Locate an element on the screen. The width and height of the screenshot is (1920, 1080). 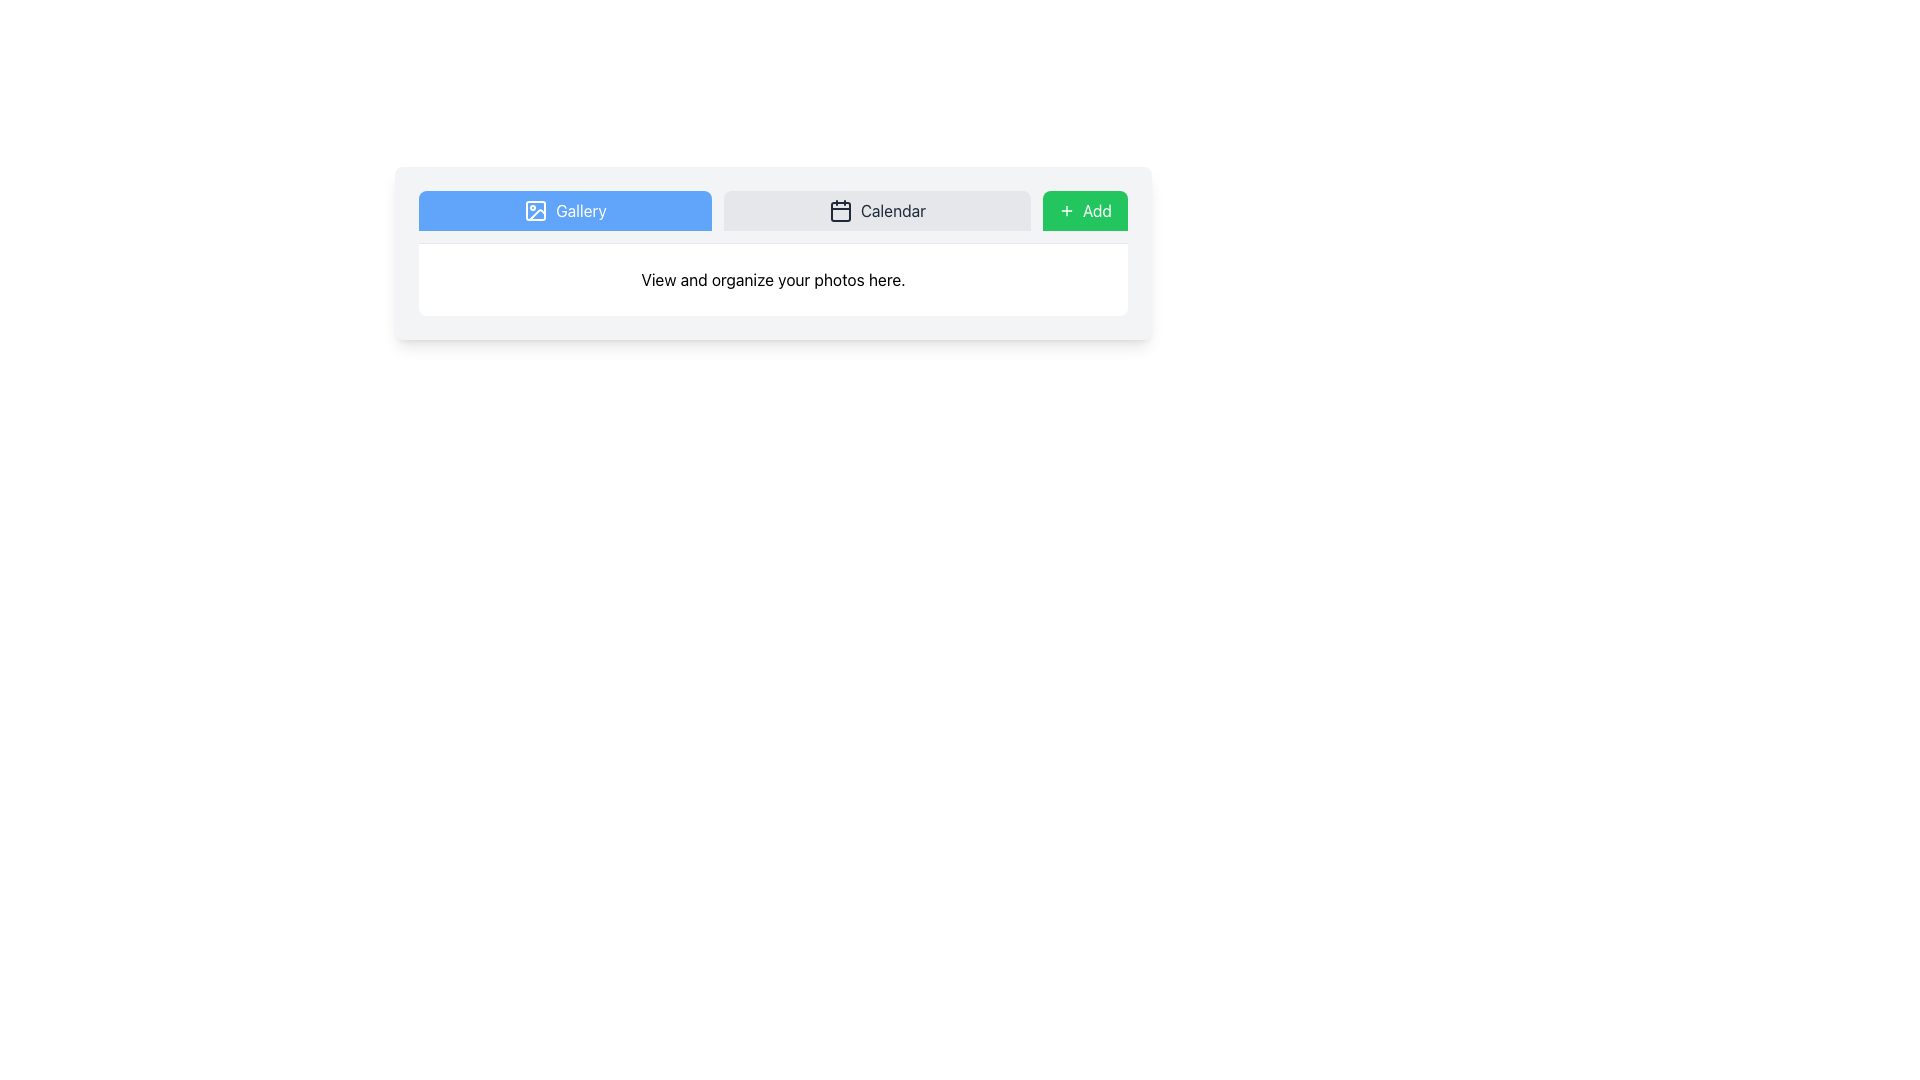
the 'Gallery' button, which is a horizontally elongated button with a light blue background and white text on the upper central section of the interface is located at coordinates (564, 211).